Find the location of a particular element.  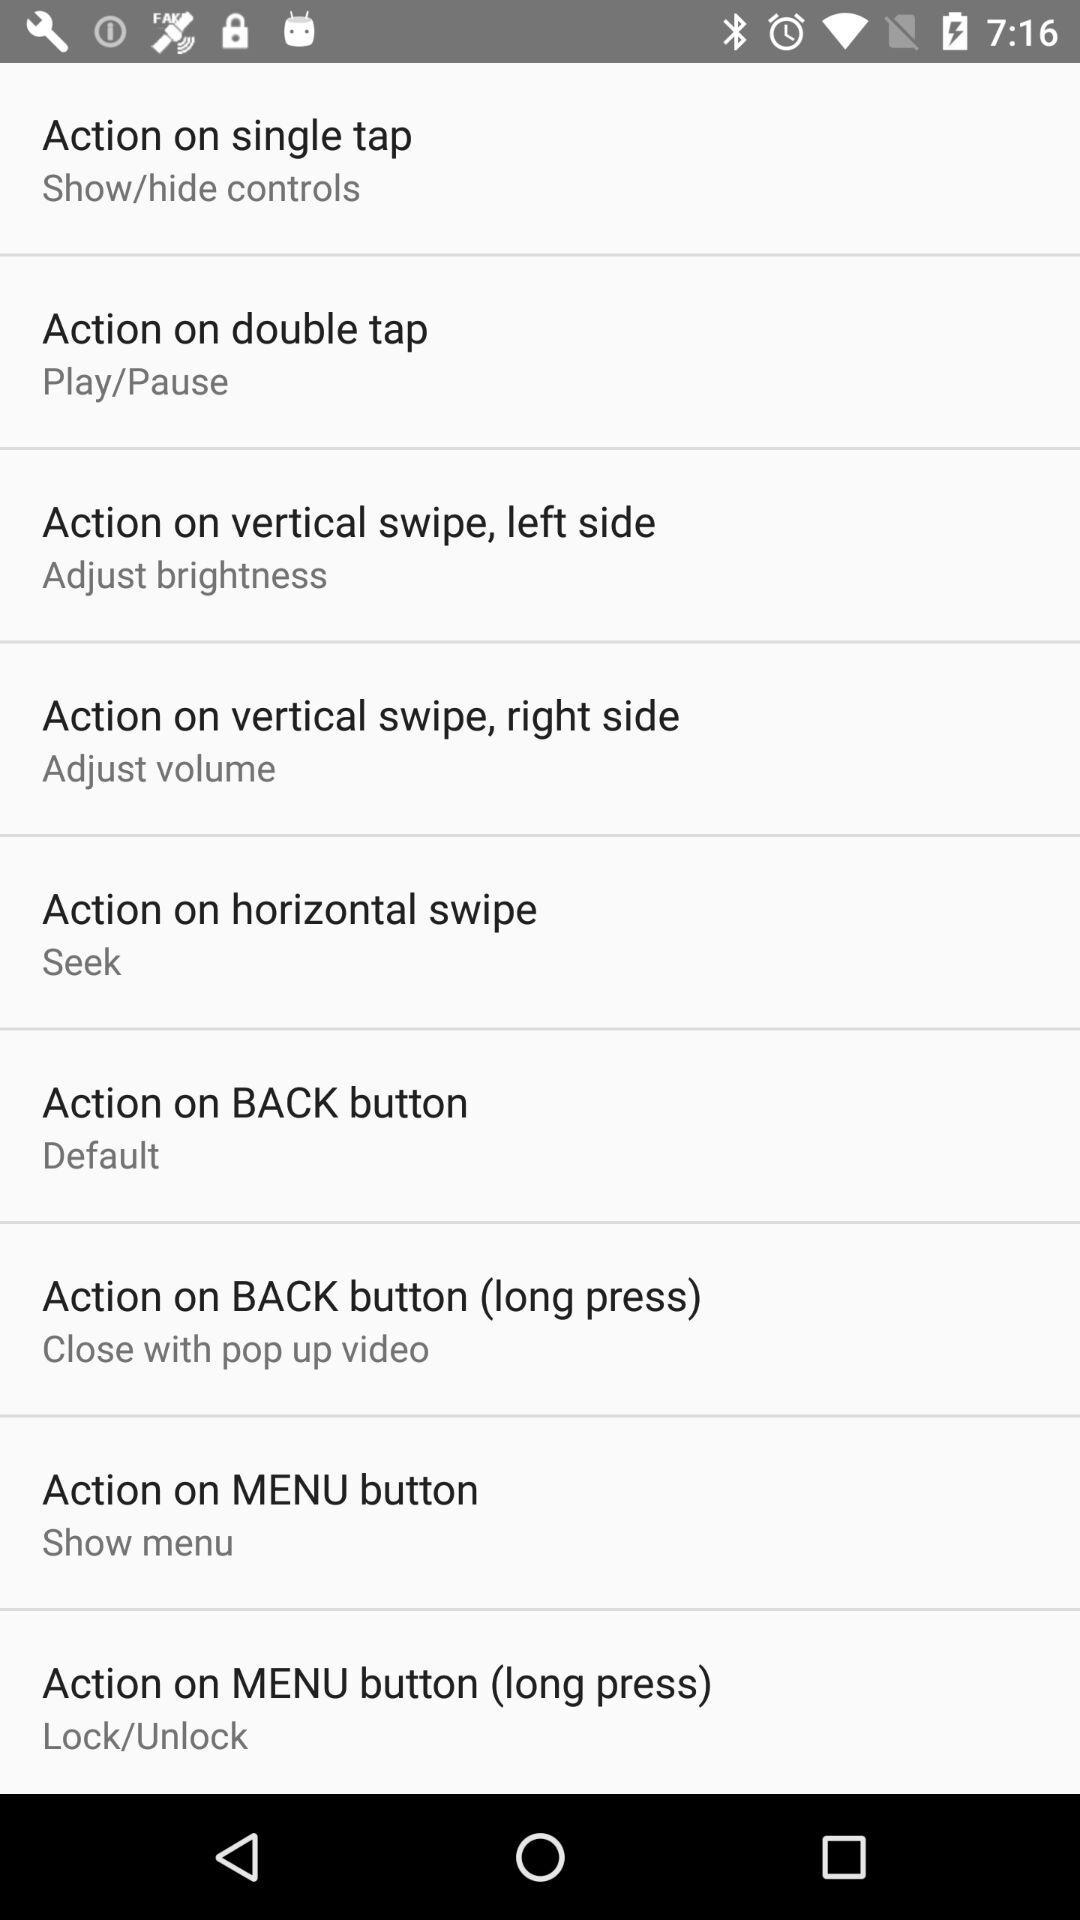

the close with pop app is located at coordinates (234, 1347).